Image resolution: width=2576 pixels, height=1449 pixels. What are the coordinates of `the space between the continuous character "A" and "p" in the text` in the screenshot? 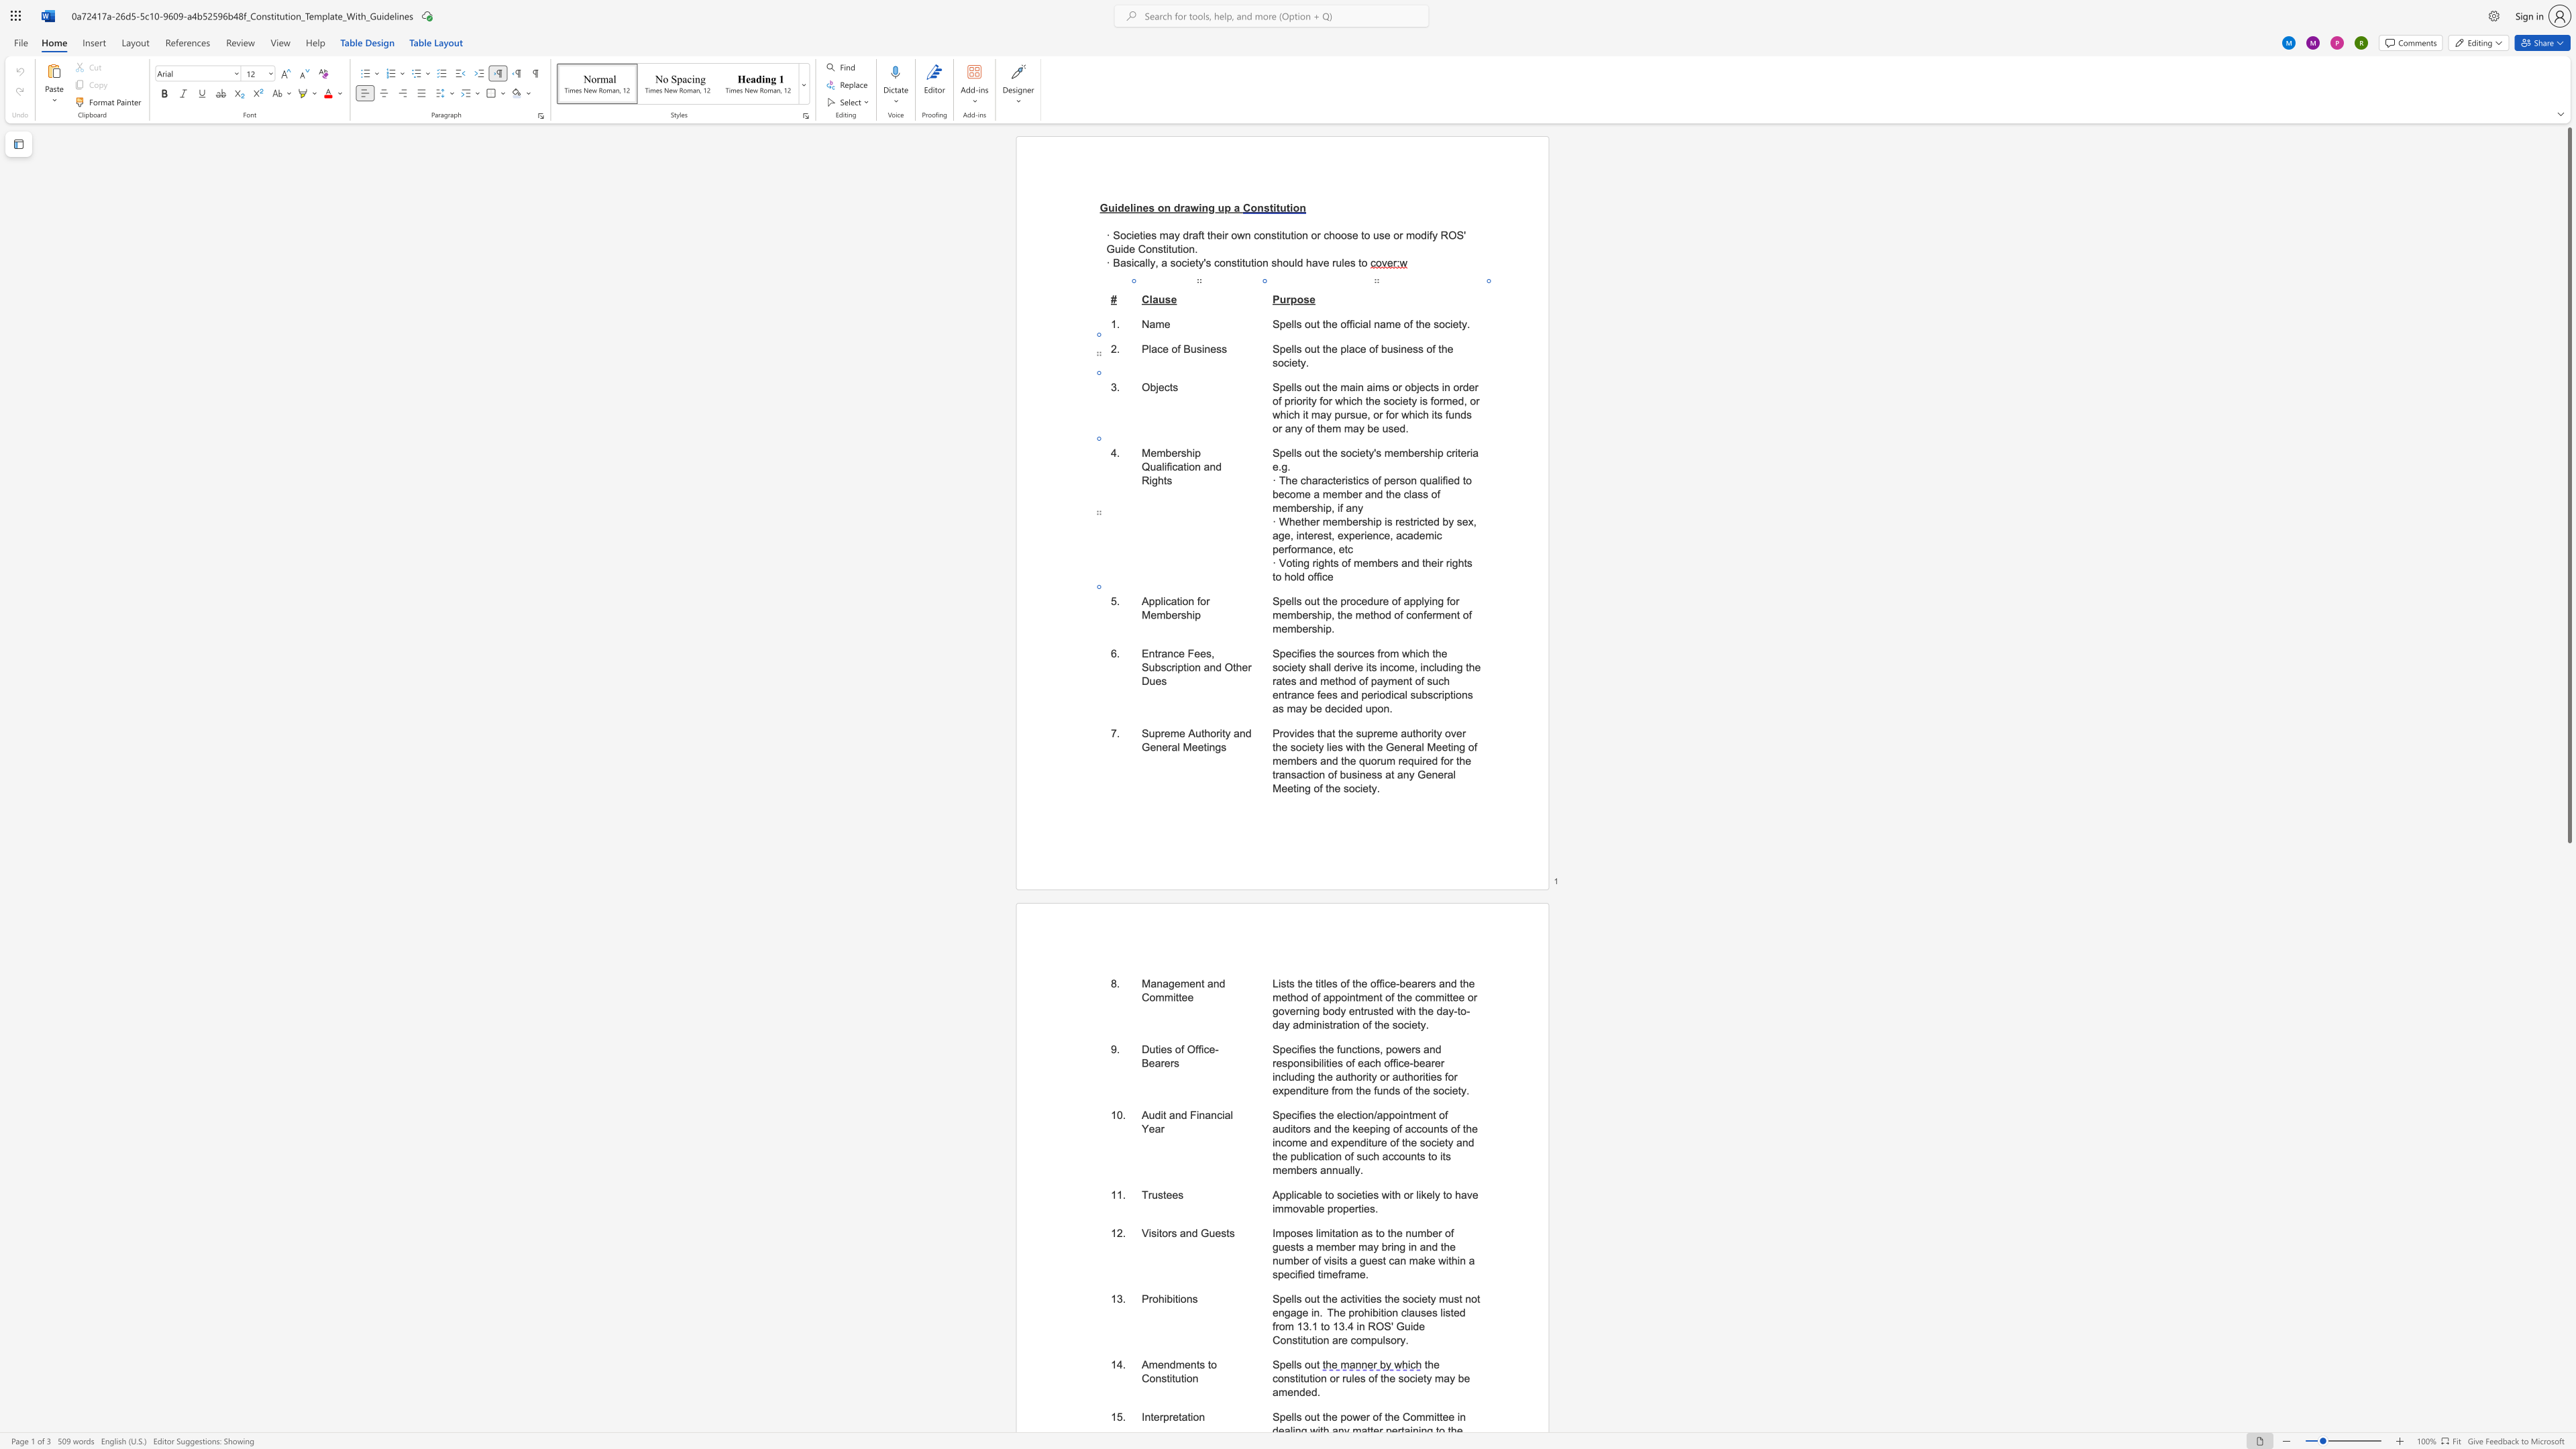 It's located at (1148, 600).